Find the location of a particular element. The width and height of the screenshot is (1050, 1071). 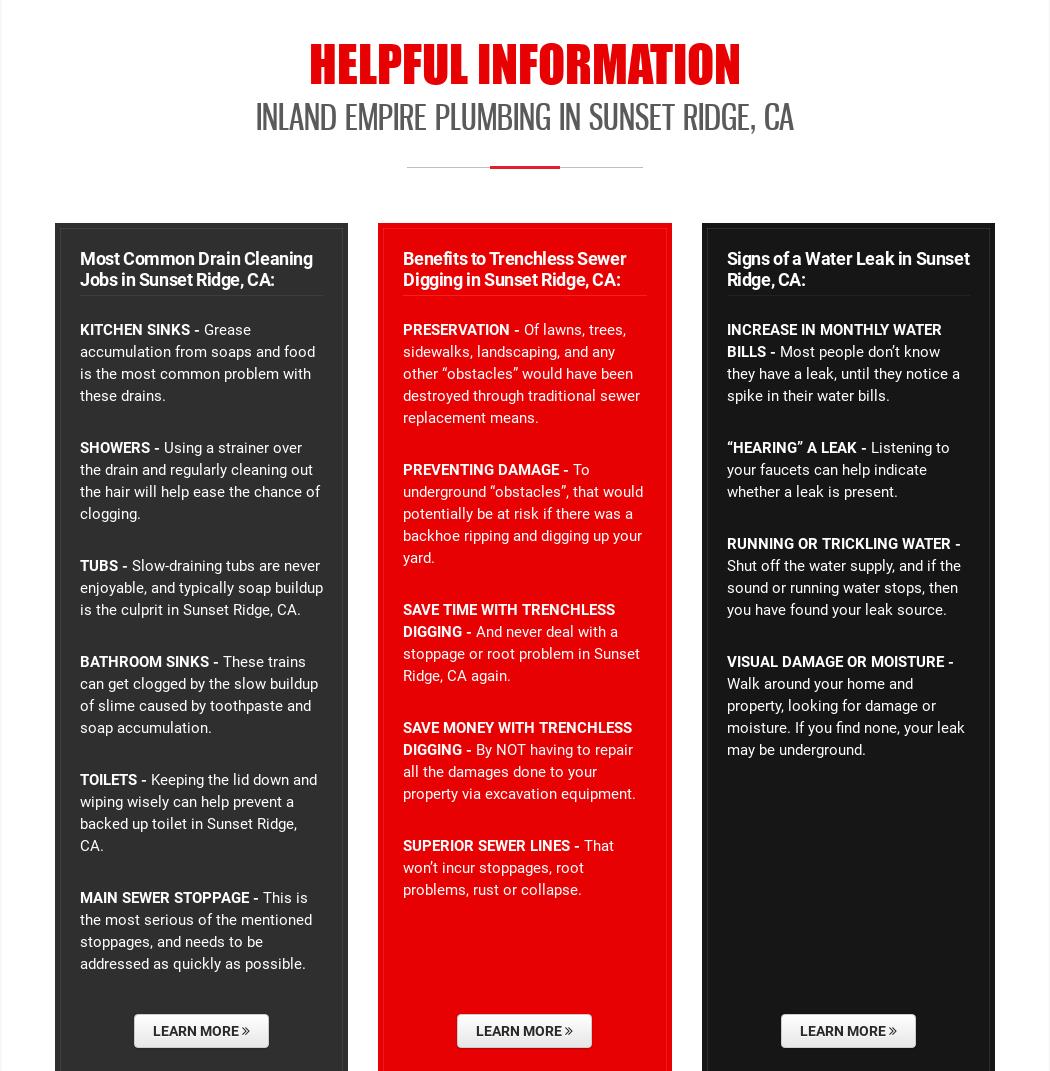

'Of lawns, trees, sidewalks, landscaping, and any other “obstacles” would have been destroyed through traditional sewer replacement means.' is located at coordinates (520, 372).